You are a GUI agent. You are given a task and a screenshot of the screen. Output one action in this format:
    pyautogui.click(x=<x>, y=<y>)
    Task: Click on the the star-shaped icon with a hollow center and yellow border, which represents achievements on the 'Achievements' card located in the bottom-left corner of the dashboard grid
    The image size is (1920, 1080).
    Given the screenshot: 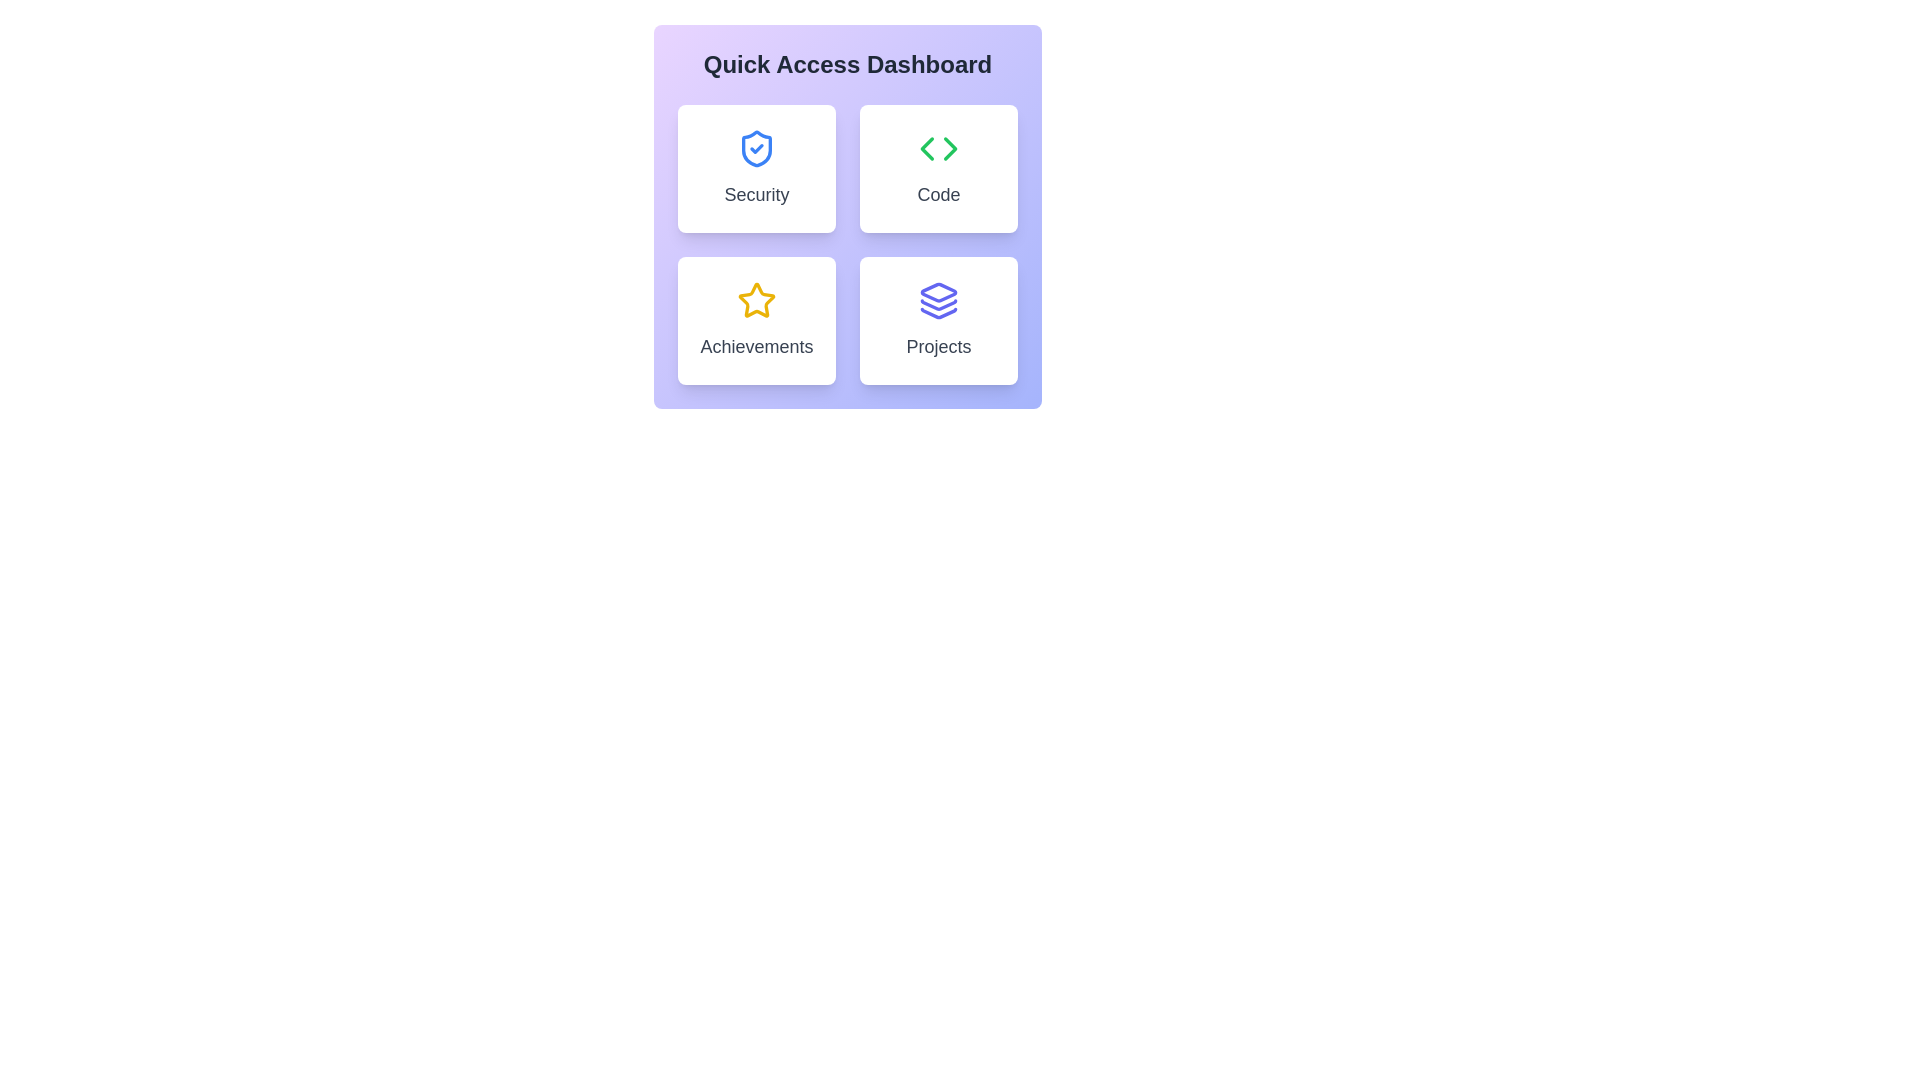 What is the action you would take?
    pyautogui.click(x=756, y=300)
    